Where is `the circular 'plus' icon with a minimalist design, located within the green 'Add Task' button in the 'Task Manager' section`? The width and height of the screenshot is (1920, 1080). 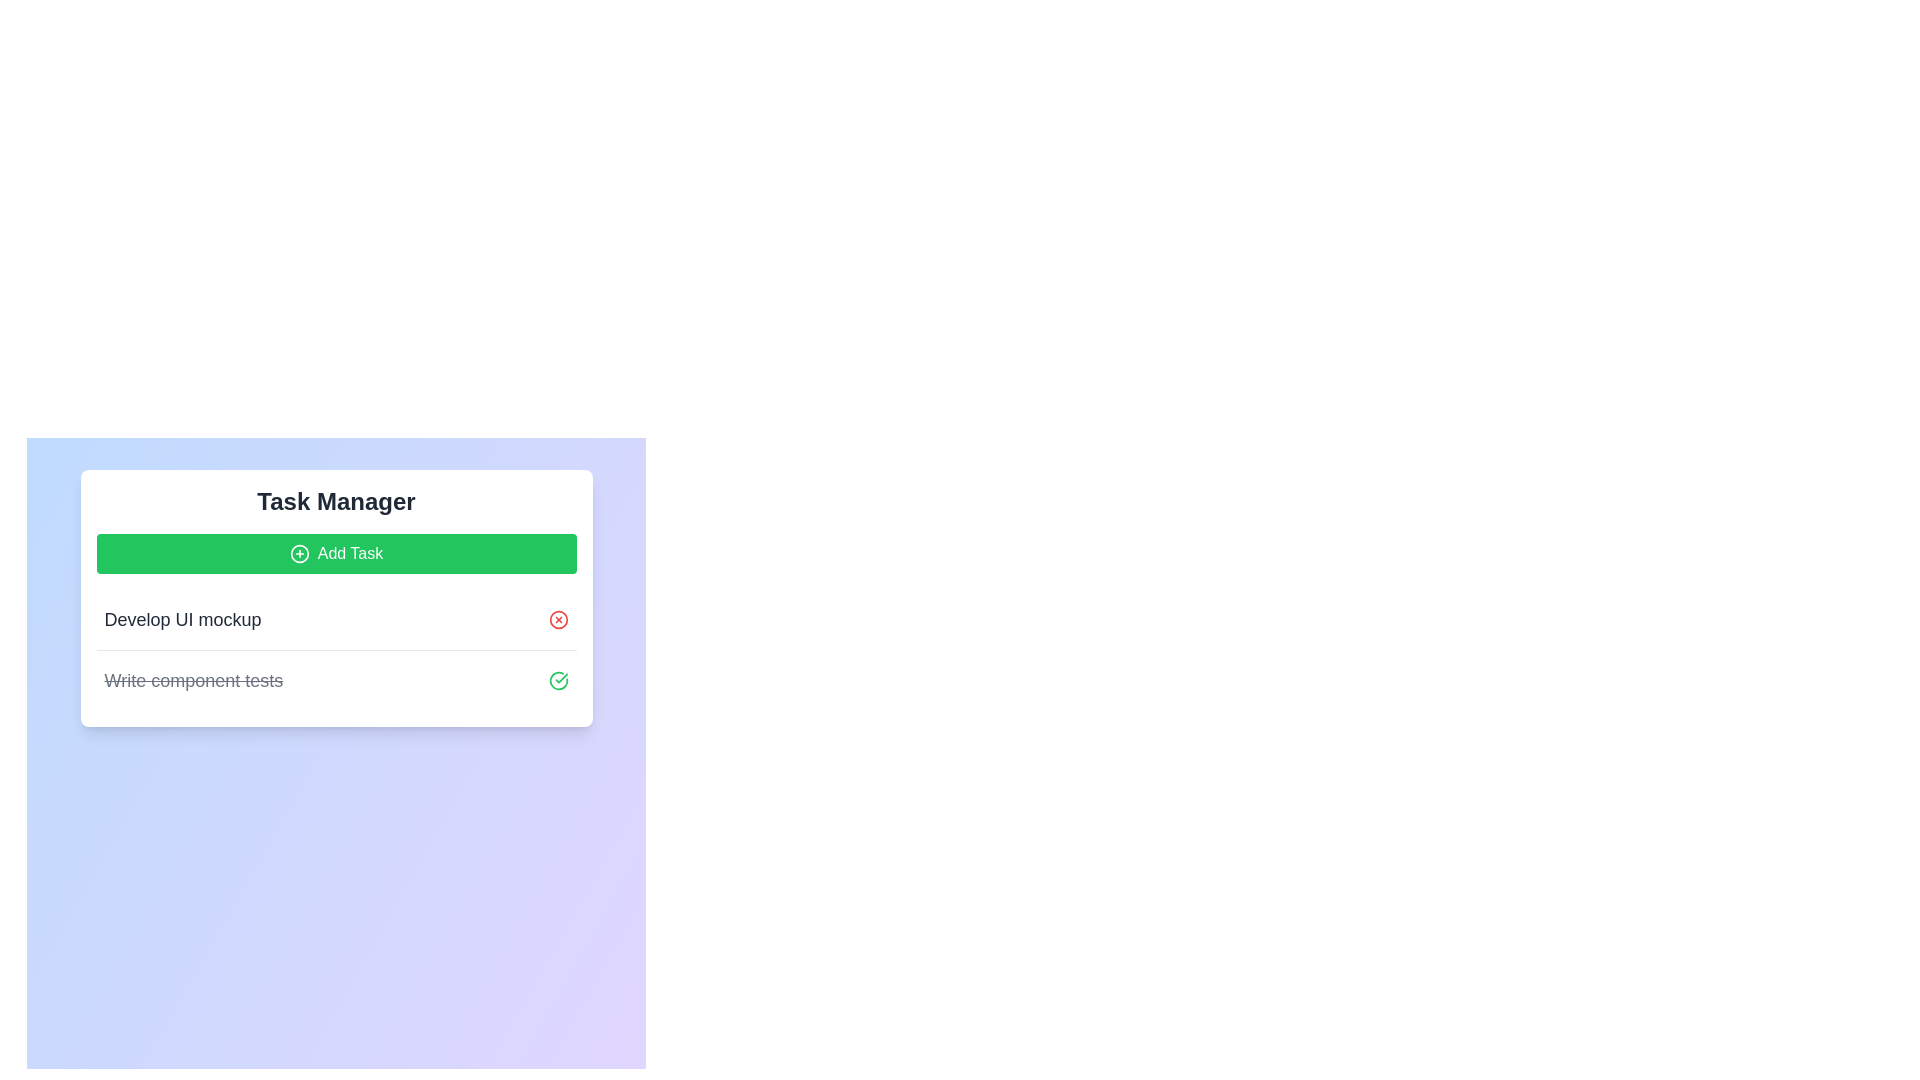 the circular 'plus' icon with a minimalist design, located within the green 'Add Task' button in the 'Task Manager' section is located at coordinates (298, 554).